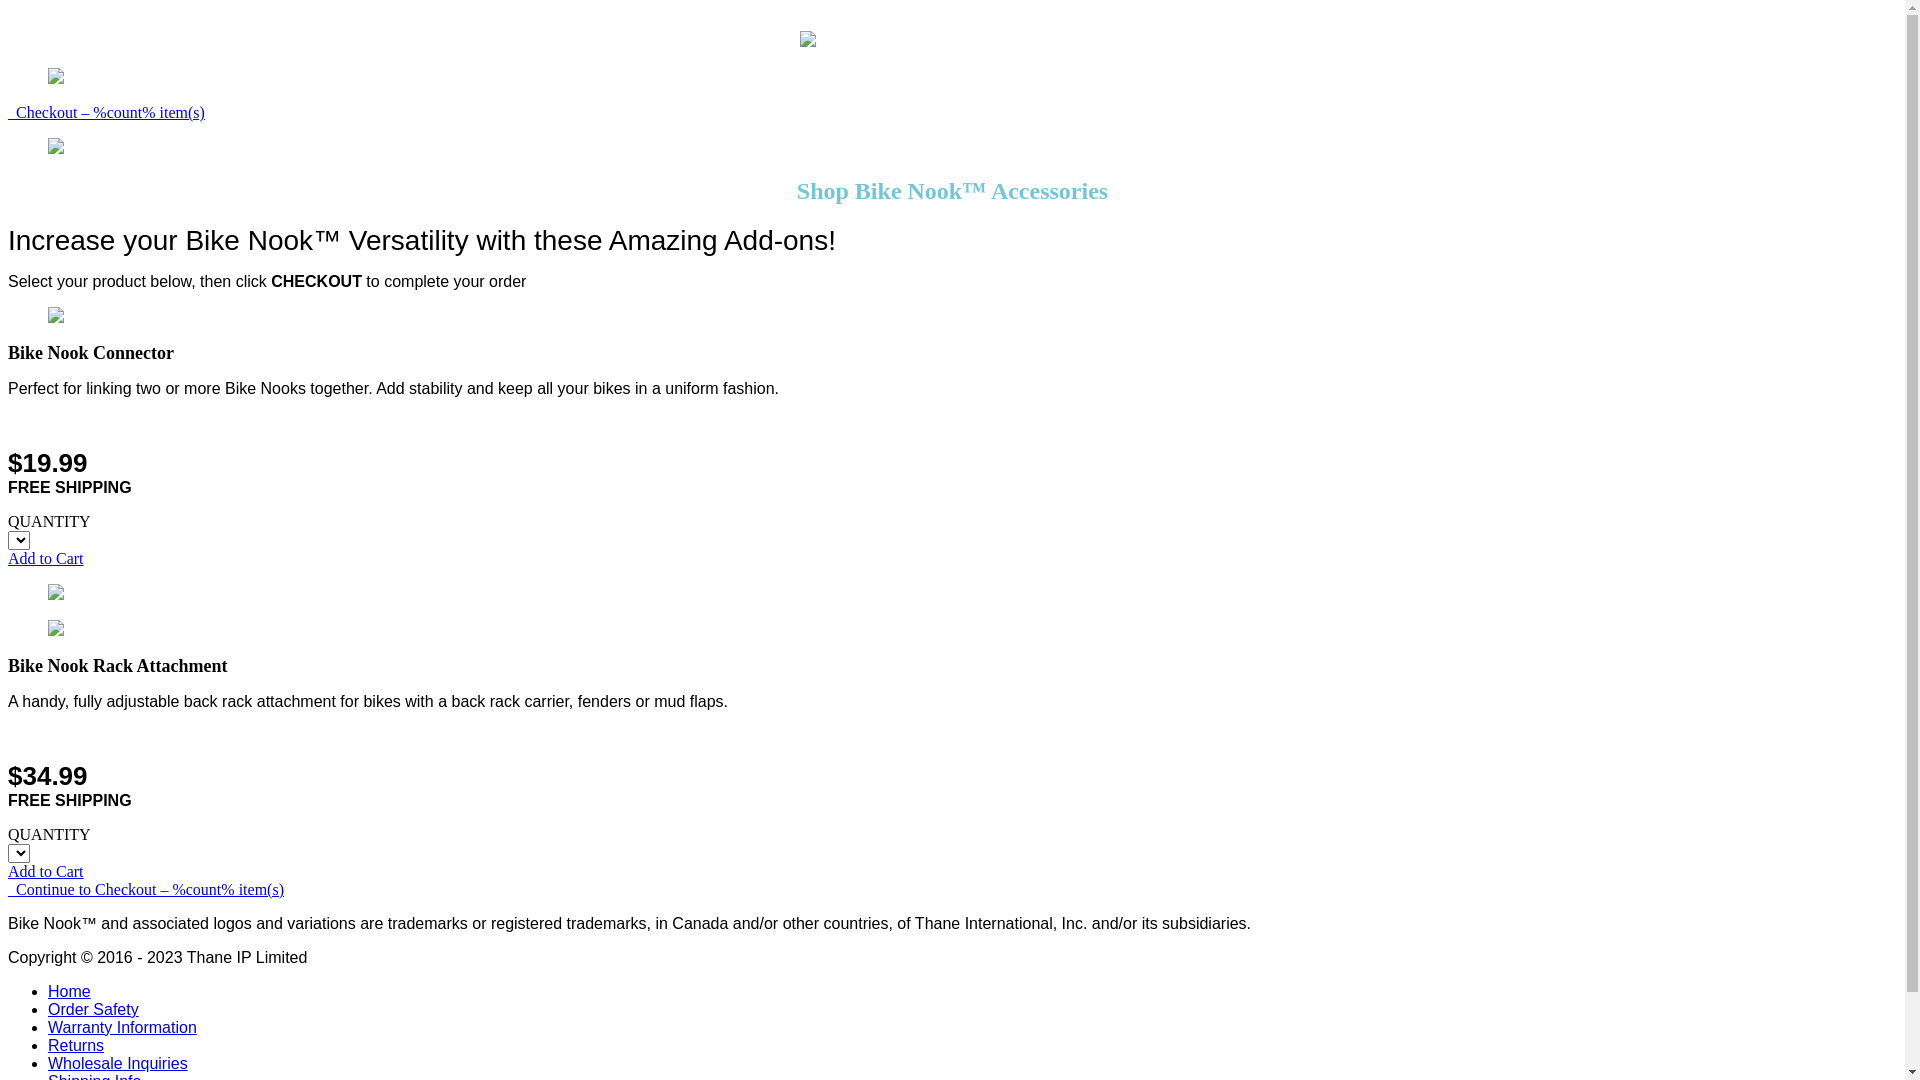  I want to click on 'Wholesale Inquiries', so click(117, 1062).